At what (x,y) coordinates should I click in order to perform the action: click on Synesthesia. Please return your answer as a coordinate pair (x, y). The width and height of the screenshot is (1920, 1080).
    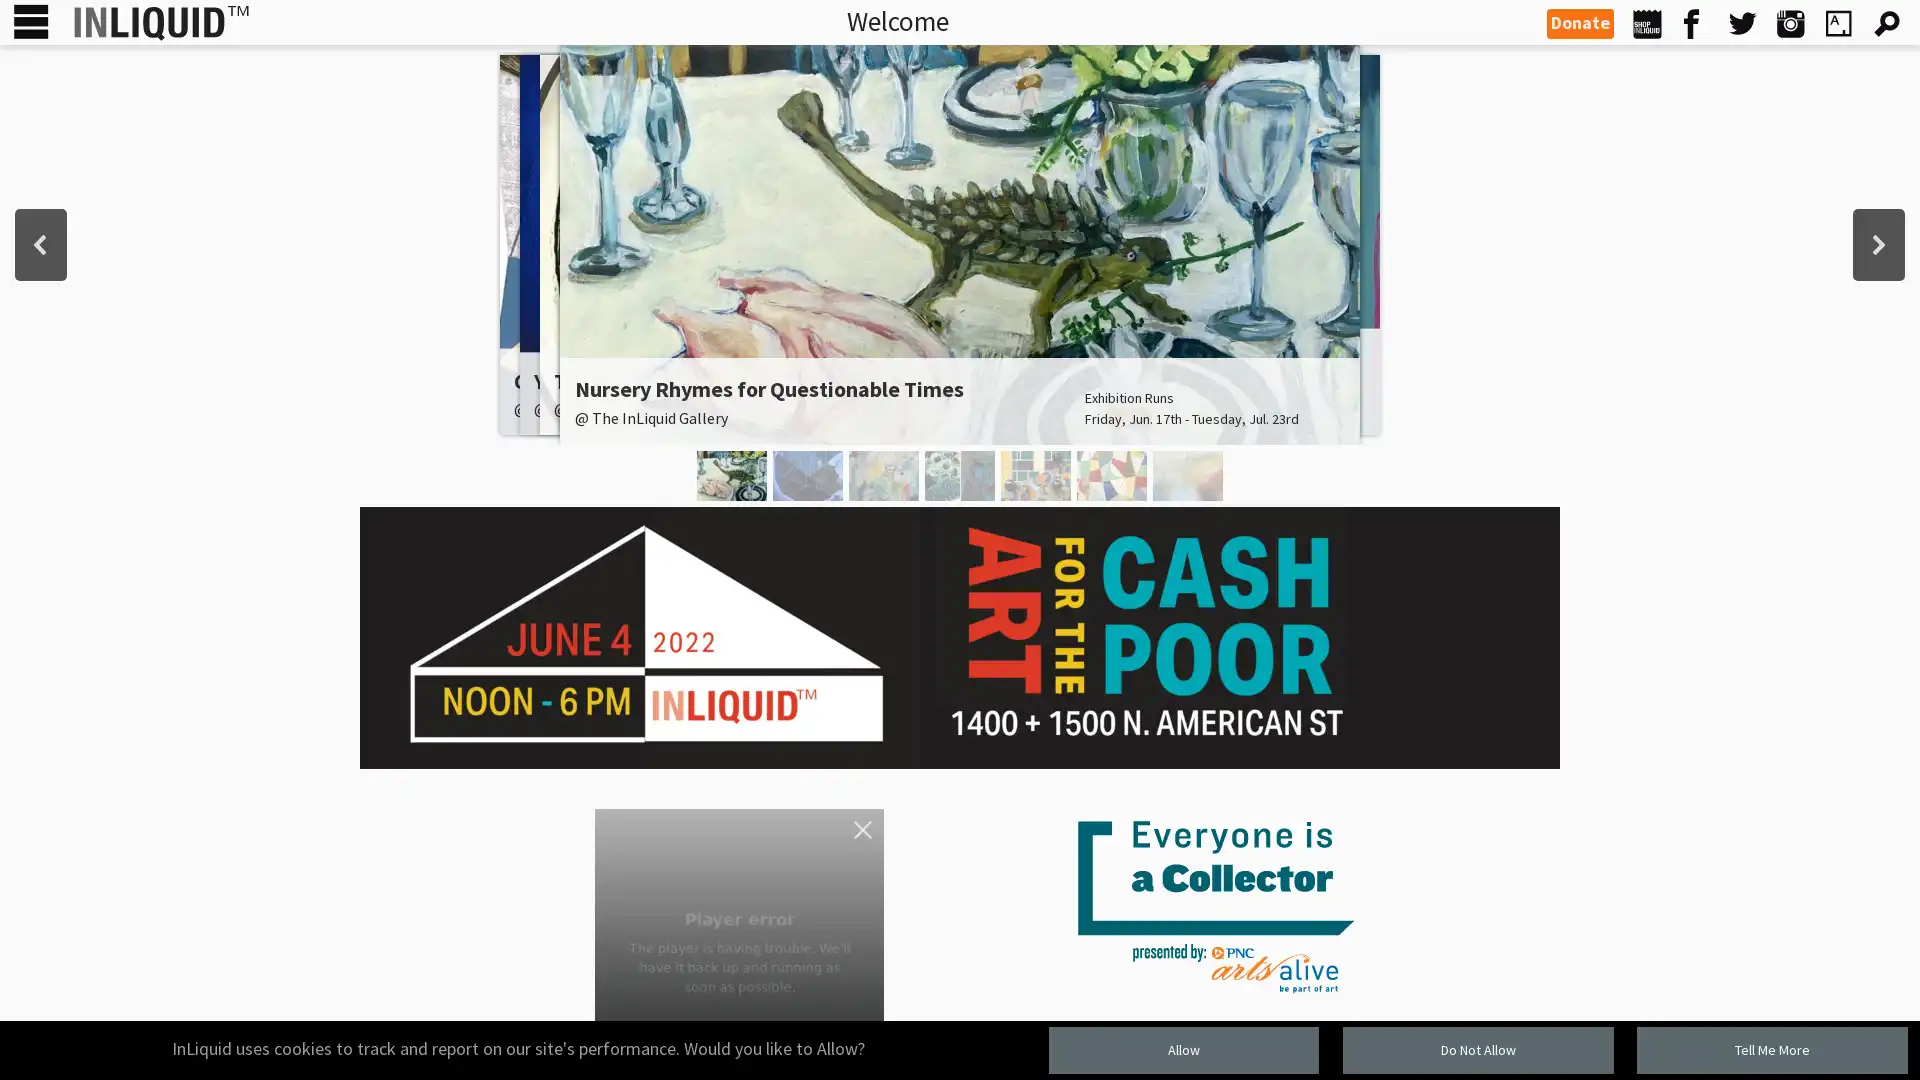
    Looking at the image, I should click on (1036, 475).